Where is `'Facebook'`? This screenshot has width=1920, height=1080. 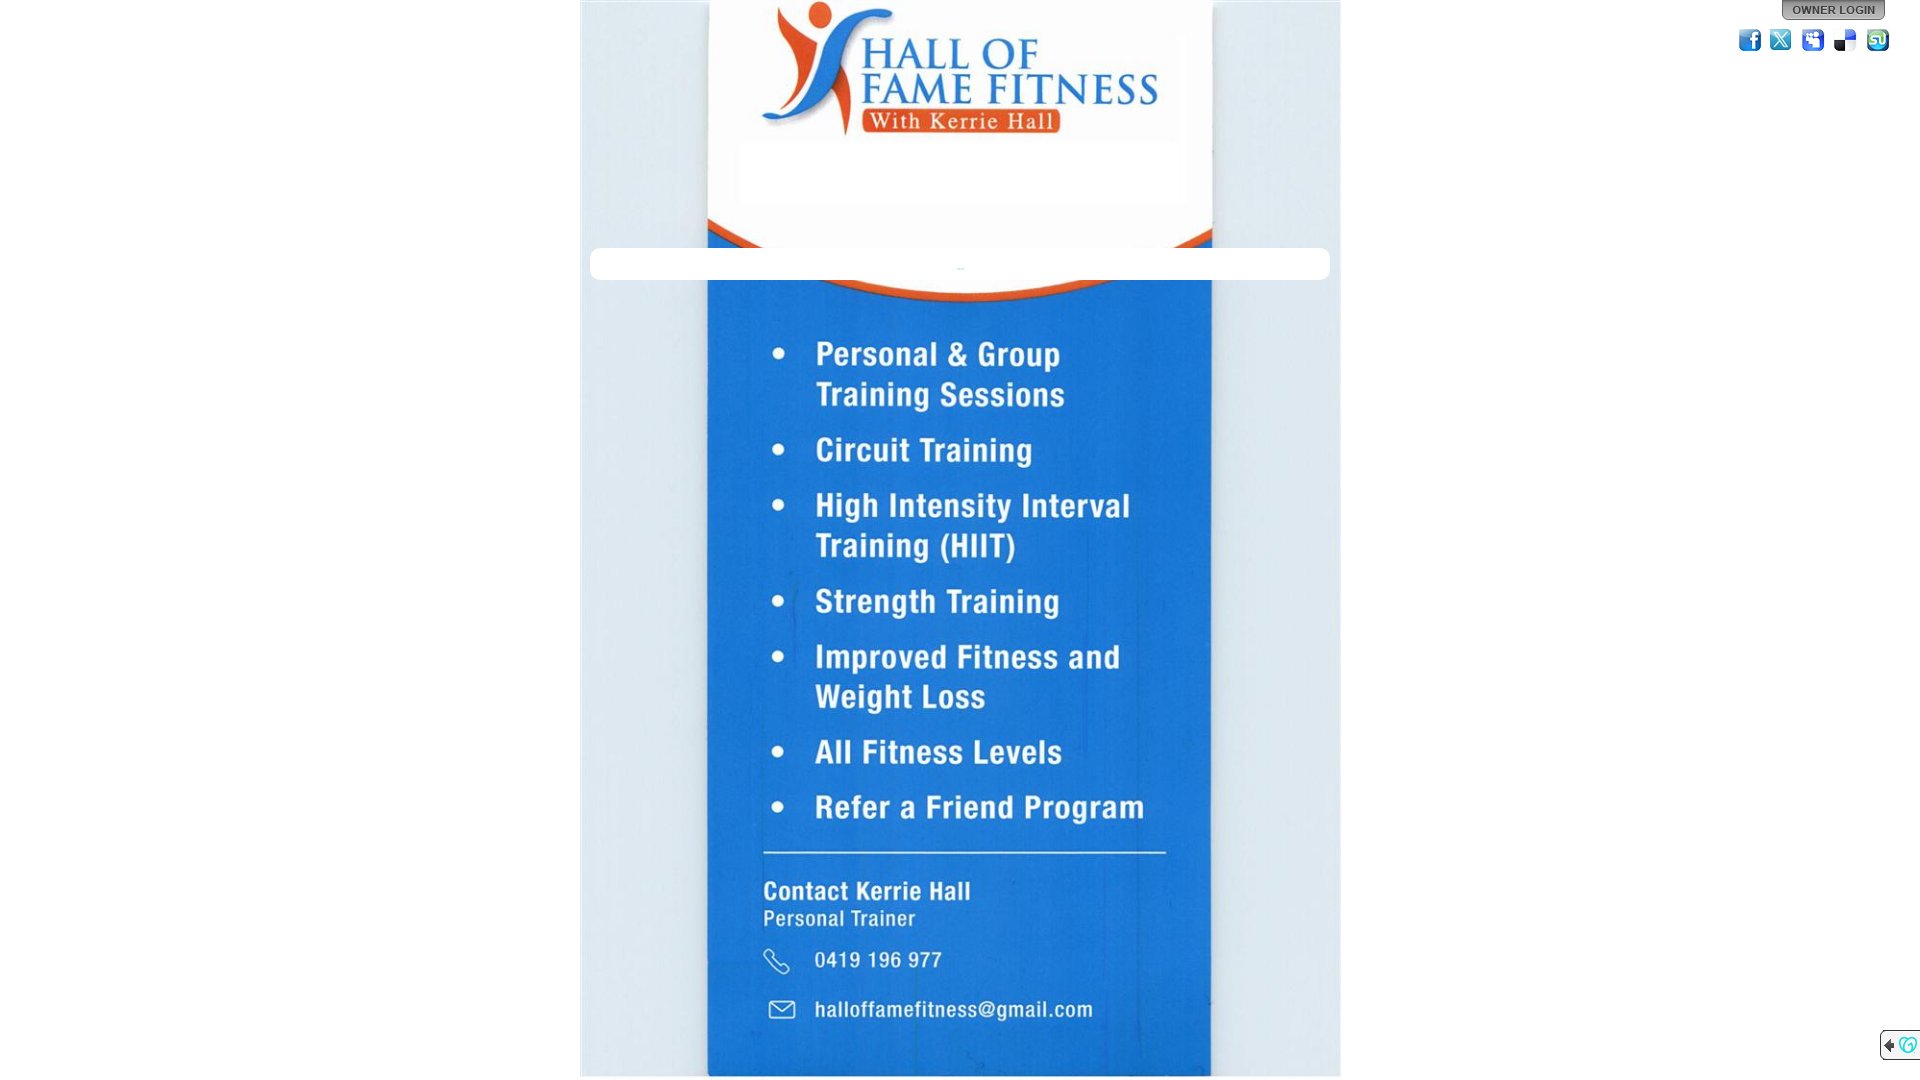 'Facebook' is located at coordinates (1749, 39).